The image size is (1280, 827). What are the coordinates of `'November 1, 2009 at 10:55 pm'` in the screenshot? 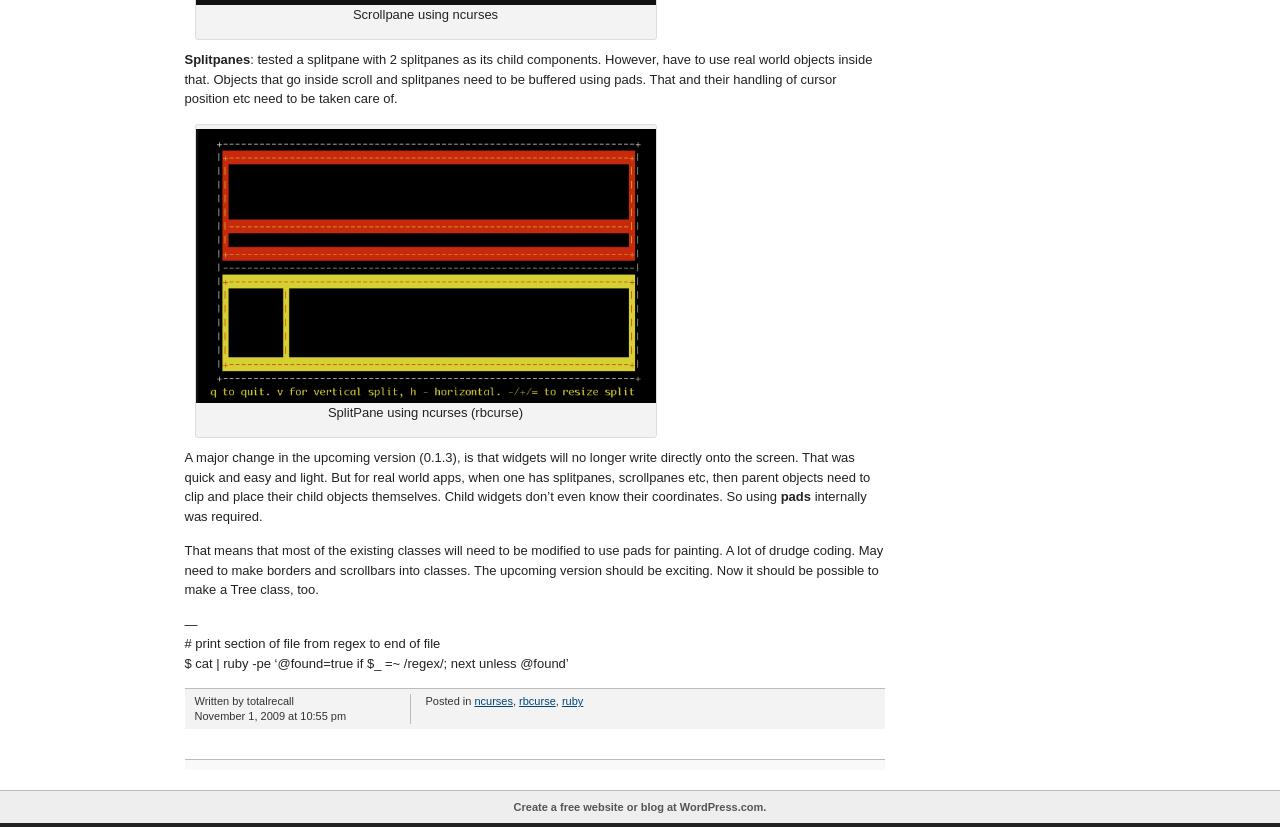 It's located at (268, 716).